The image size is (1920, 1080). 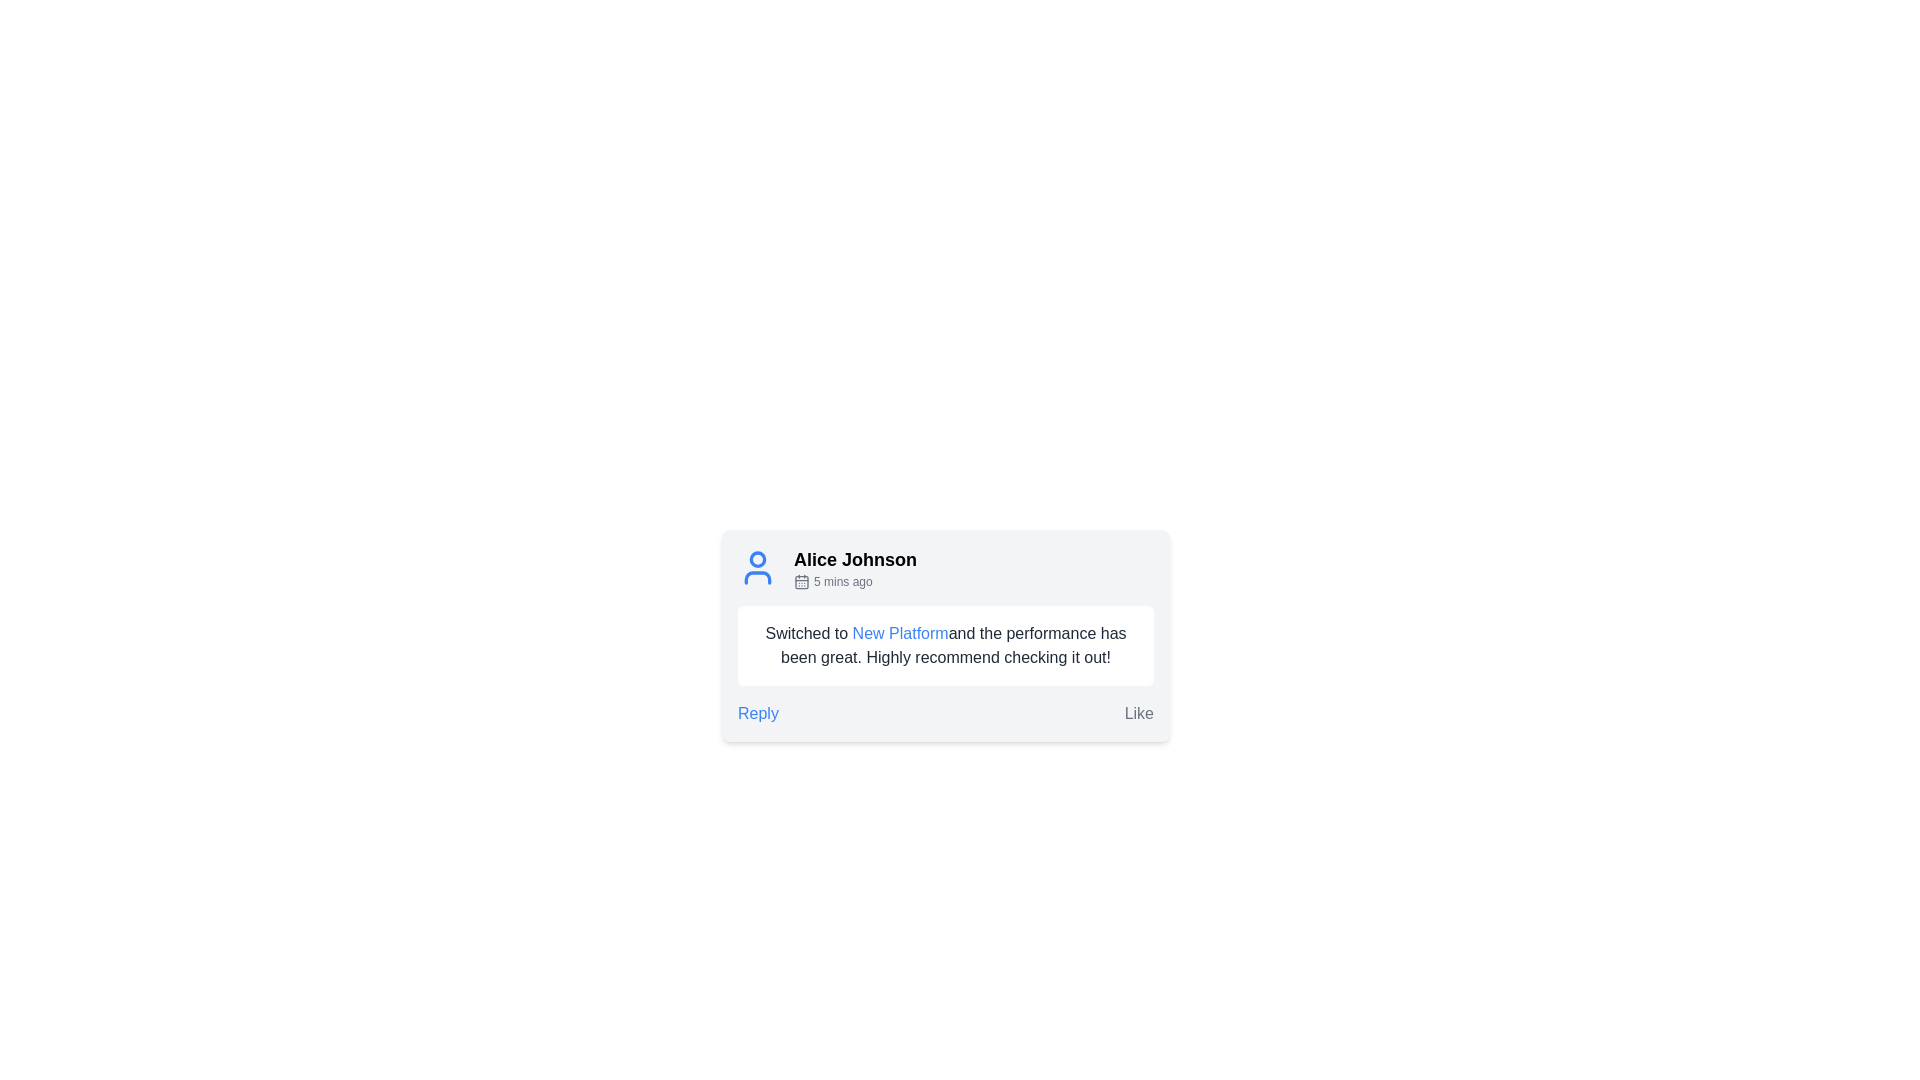 I want to click on the blue circular icon resembling a user profile picture located to the left of the text label 'Alice Johnson', so click(x=757, y=567).